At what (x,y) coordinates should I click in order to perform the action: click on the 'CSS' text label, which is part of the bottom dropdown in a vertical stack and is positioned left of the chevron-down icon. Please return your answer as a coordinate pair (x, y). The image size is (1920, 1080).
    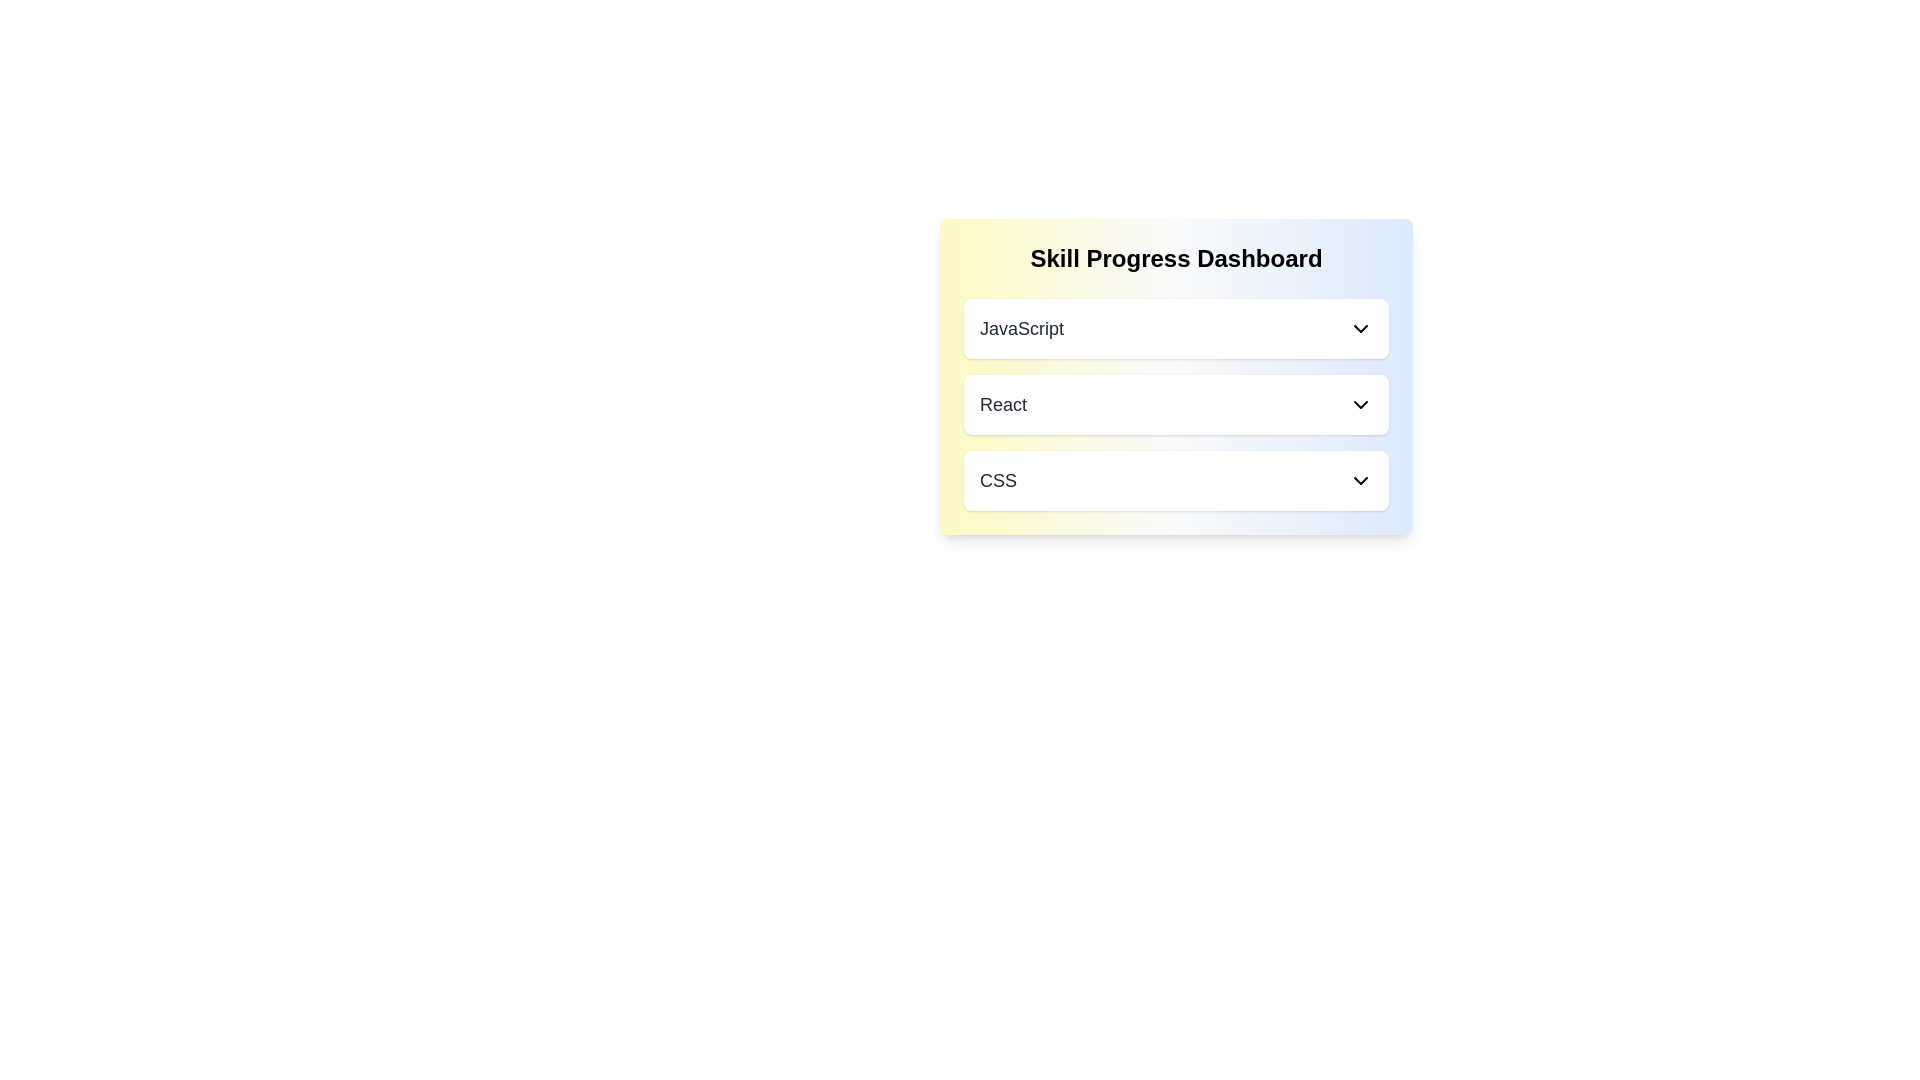
    Looking at the image, I should click on (998, 481).